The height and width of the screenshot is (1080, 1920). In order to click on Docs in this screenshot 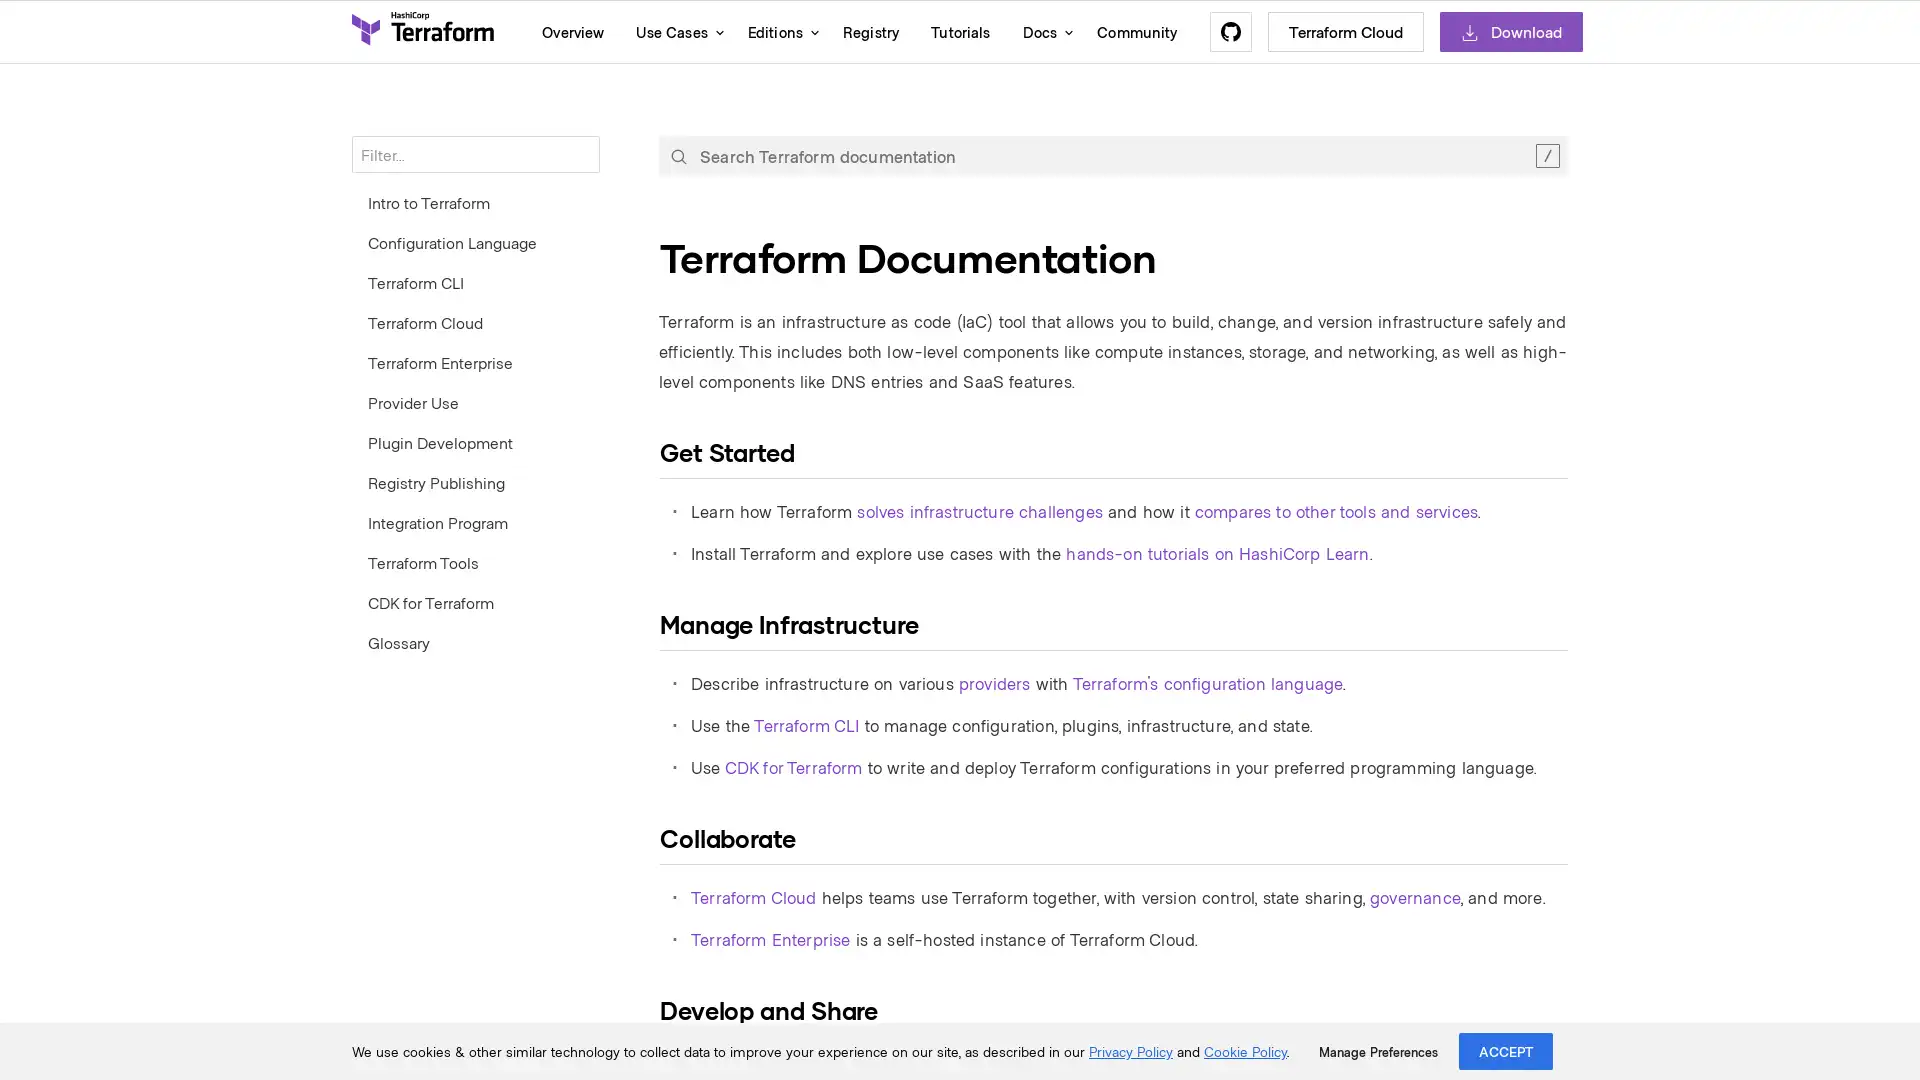, I will do `click(1042, 31)`.